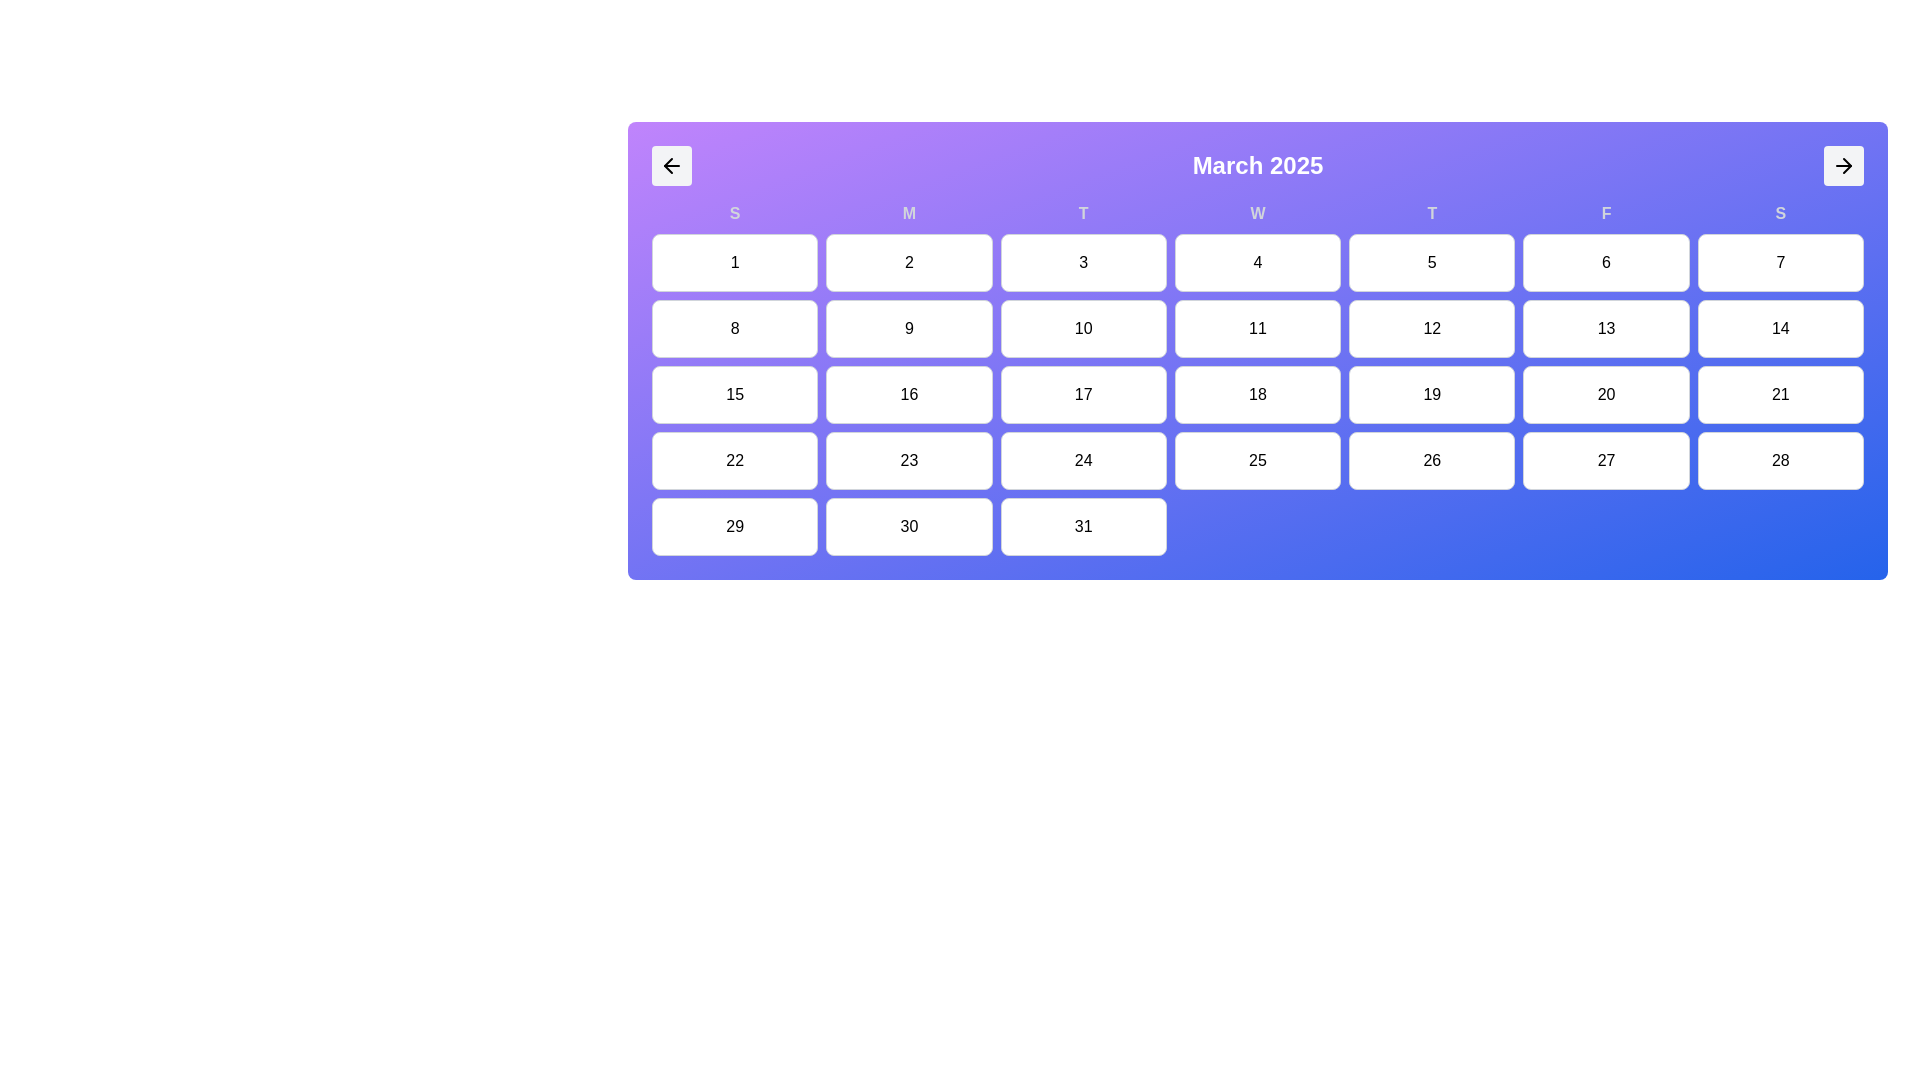 The width and height of the screenshot is (1920, 1080). Describe the element at coordinates (1780, 261) in the screenshot. I see `the calendar date cell for the 7th day of the week, which is a white, rounded rectangular box with a thin gray border and the number '7' in the center` at that location.